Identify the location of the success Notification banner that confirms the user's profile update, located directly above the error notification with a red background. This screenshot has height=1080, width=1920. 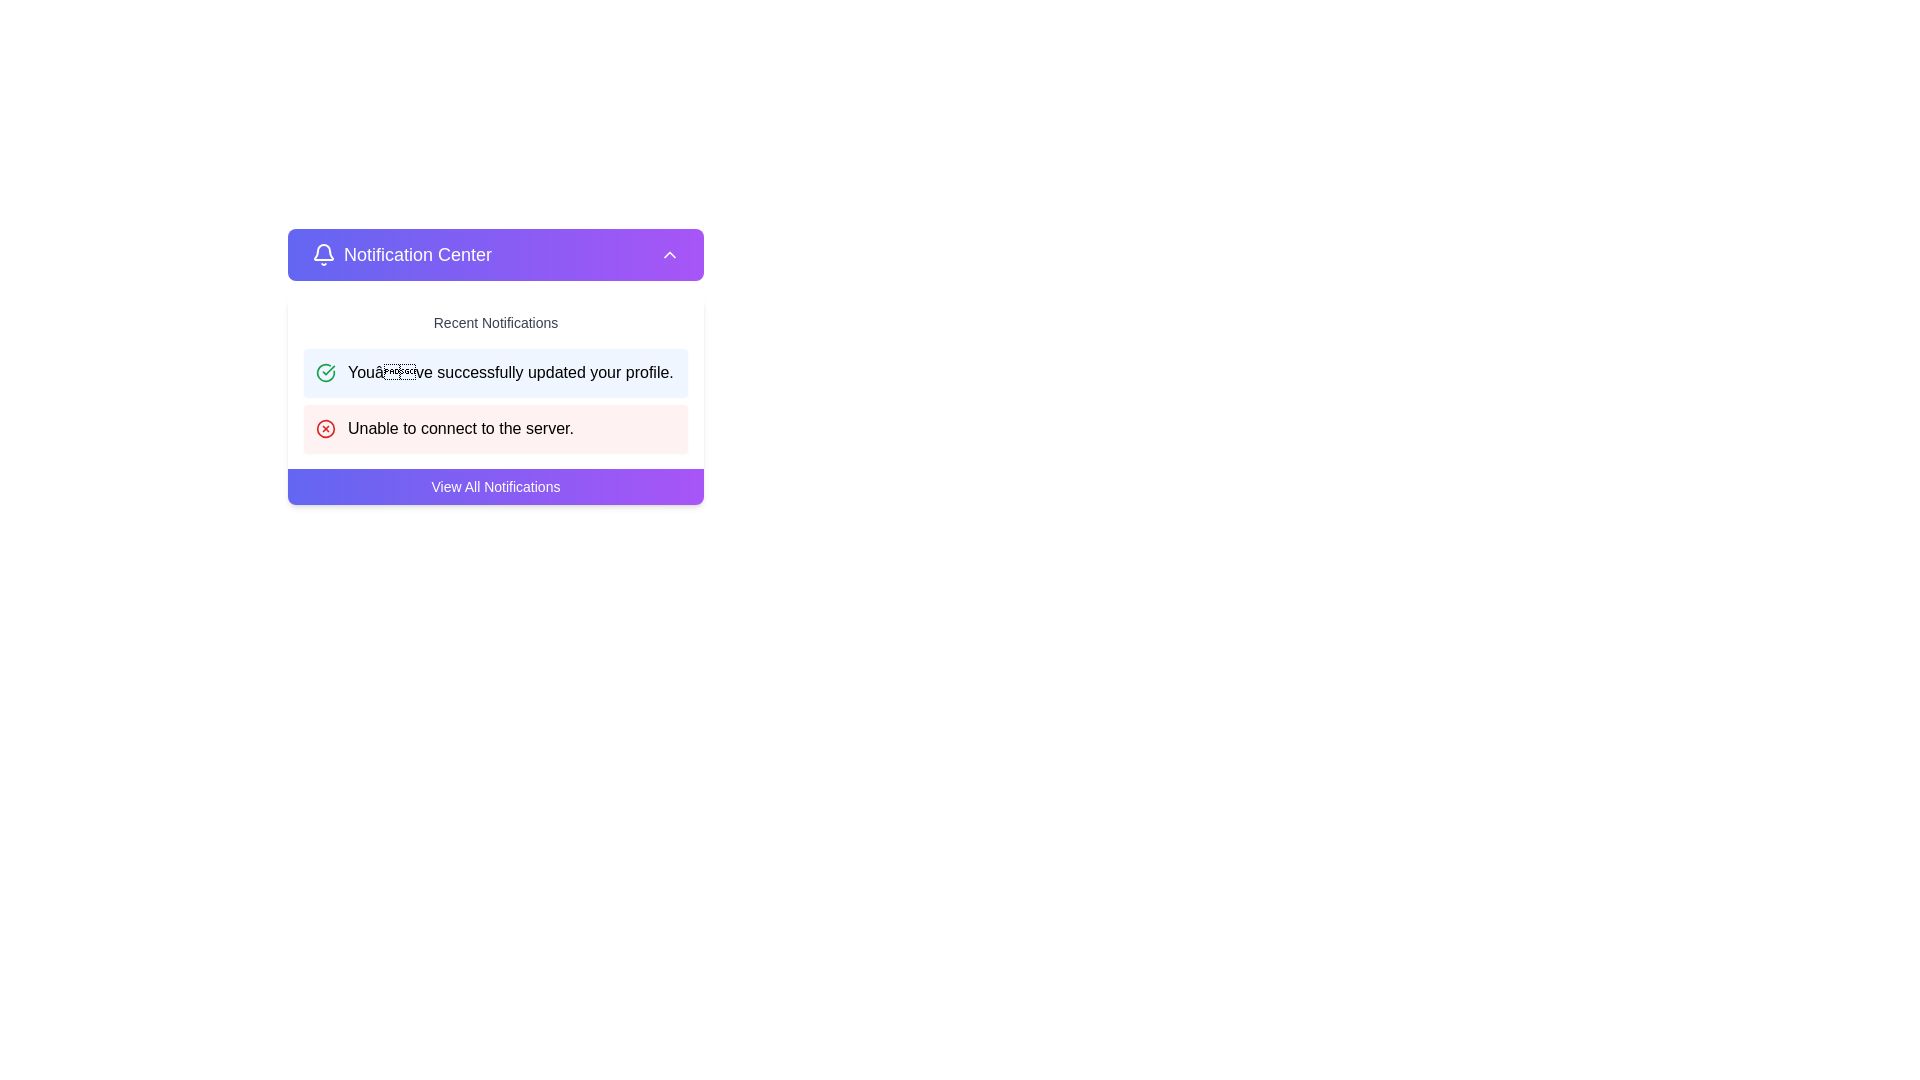
(495, 373).